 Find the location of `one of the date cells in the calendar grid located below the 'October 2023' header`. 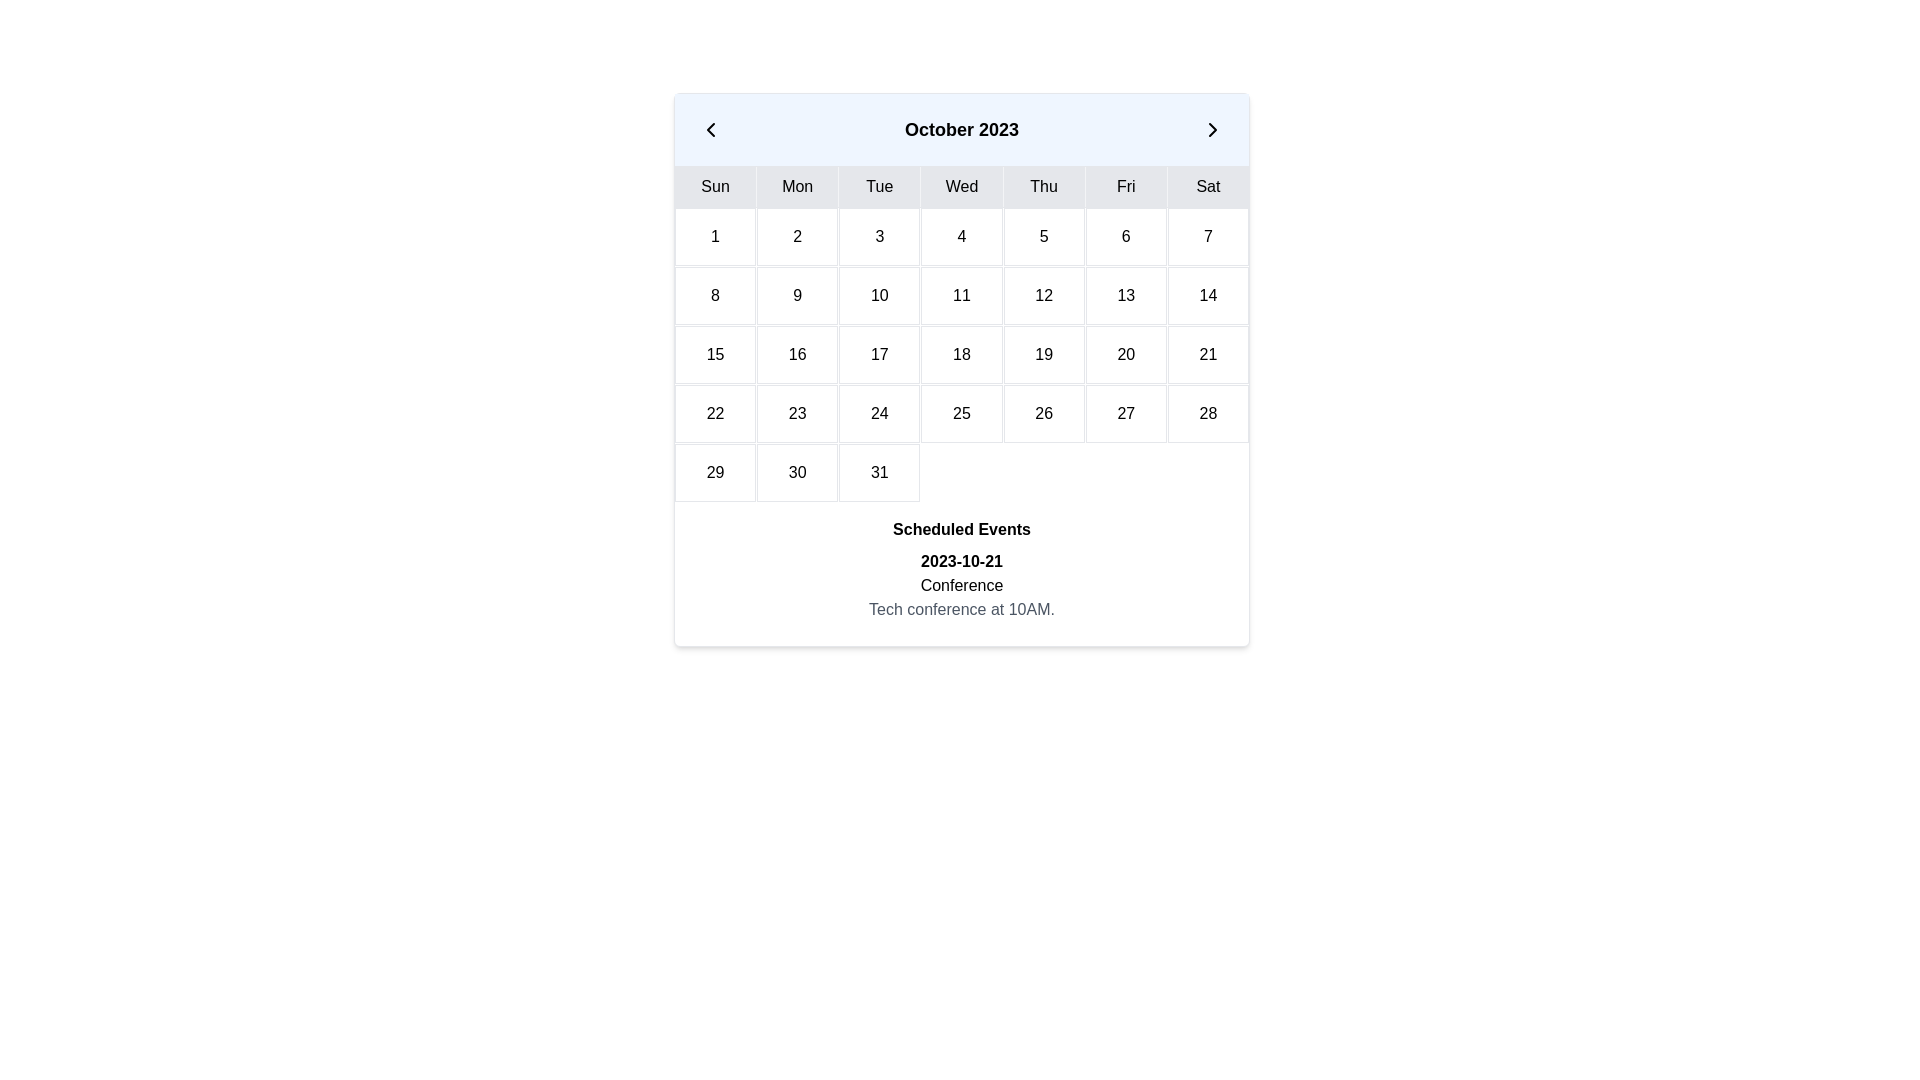

one of the date cells in the calendar grid located below the 'October 2023' header is located at coordinates (961, 353).